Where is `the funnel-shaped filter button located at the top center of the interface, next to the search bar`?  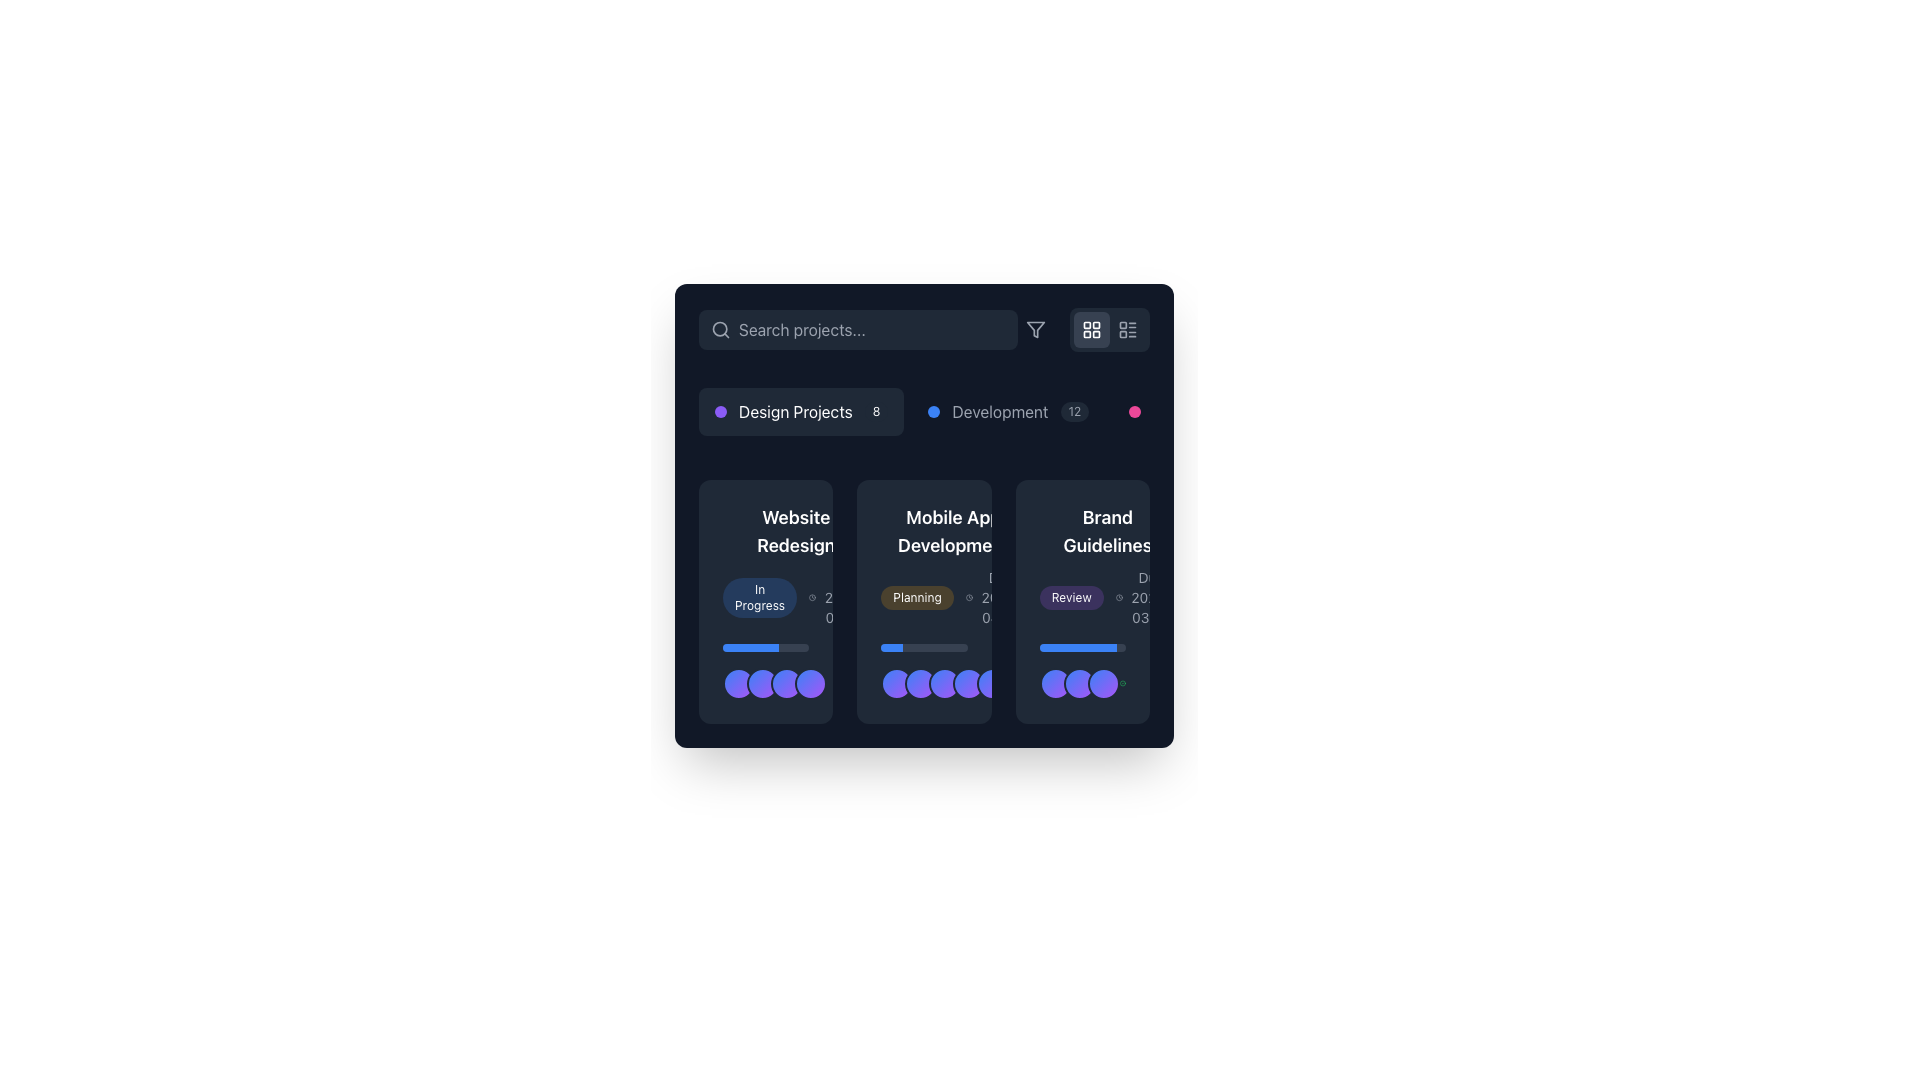
the funnel-shaped filter button located at the top center of the interface, next to the search bar is located at coordinates (1036, 329).